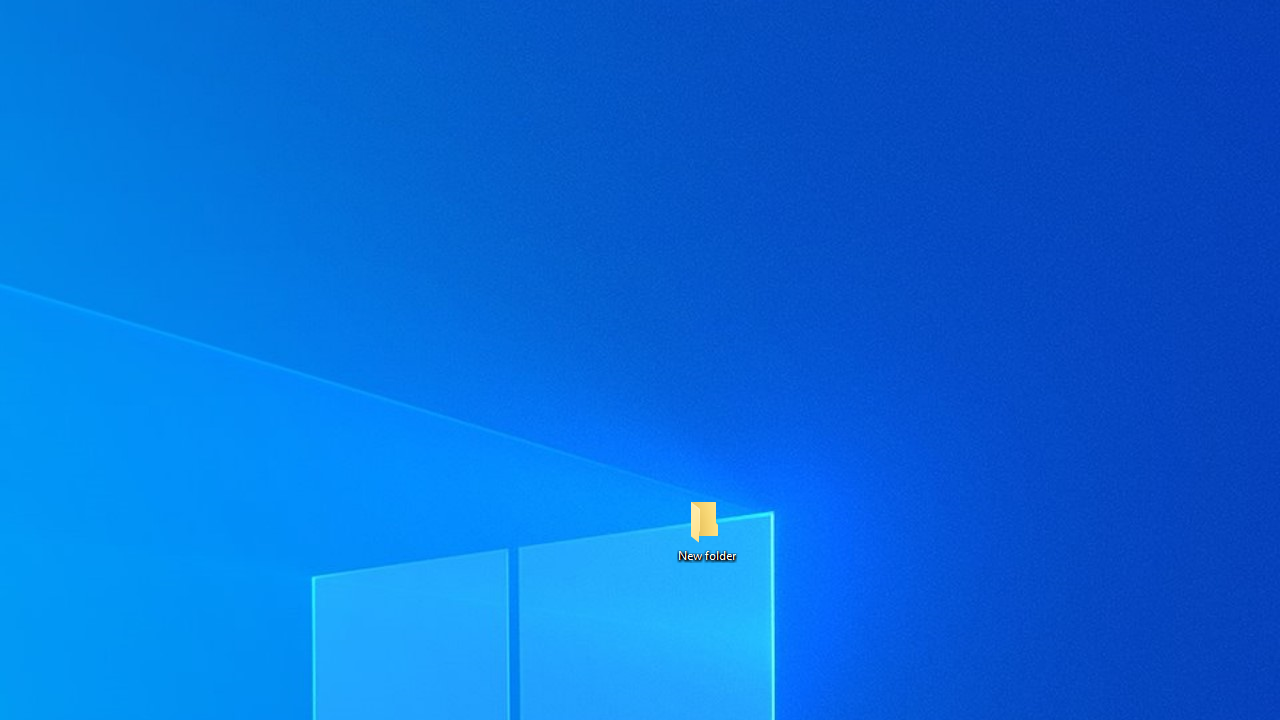  What do you see at coordinates (706, 529) in the screenshot?
I see `'New folder'` at bounding box center [706, 529].